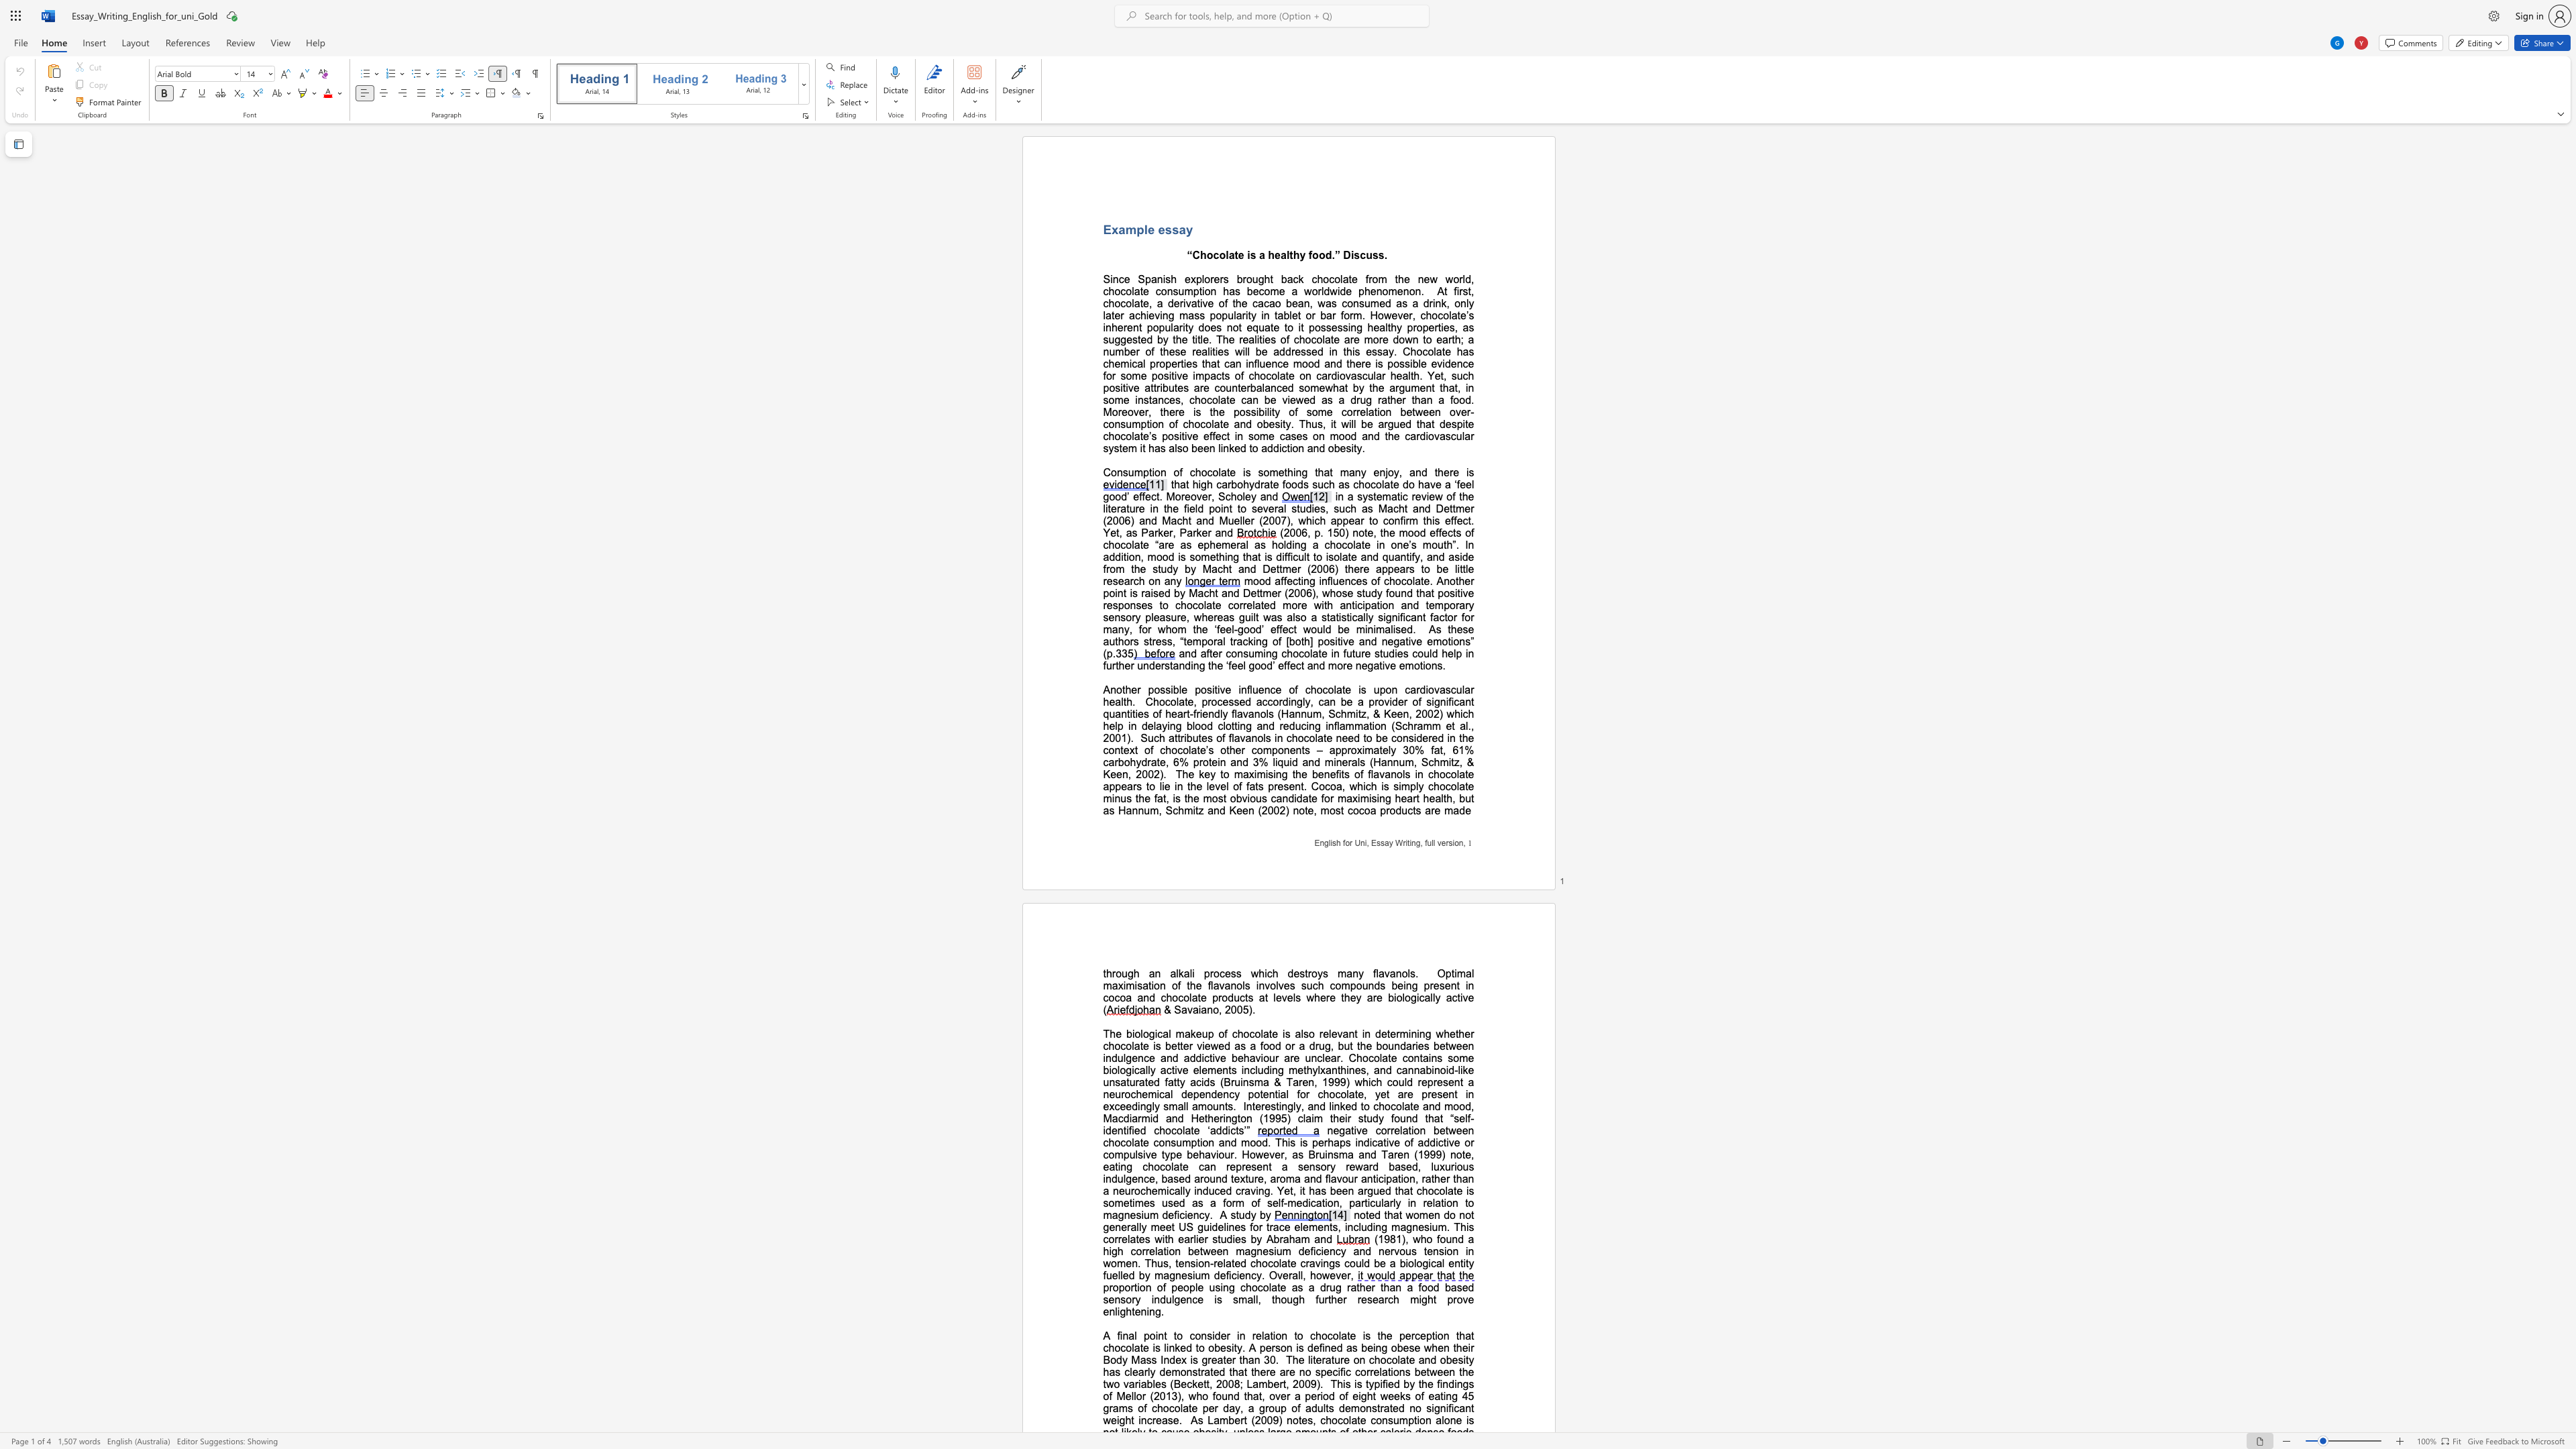 This screenshot has width=2576, height=1449. What do you see at coordinates (1230, 1215) in the screenshot?
I see `the subset text "study" within the text "A study by"` at bounding box center [1230, 1215].